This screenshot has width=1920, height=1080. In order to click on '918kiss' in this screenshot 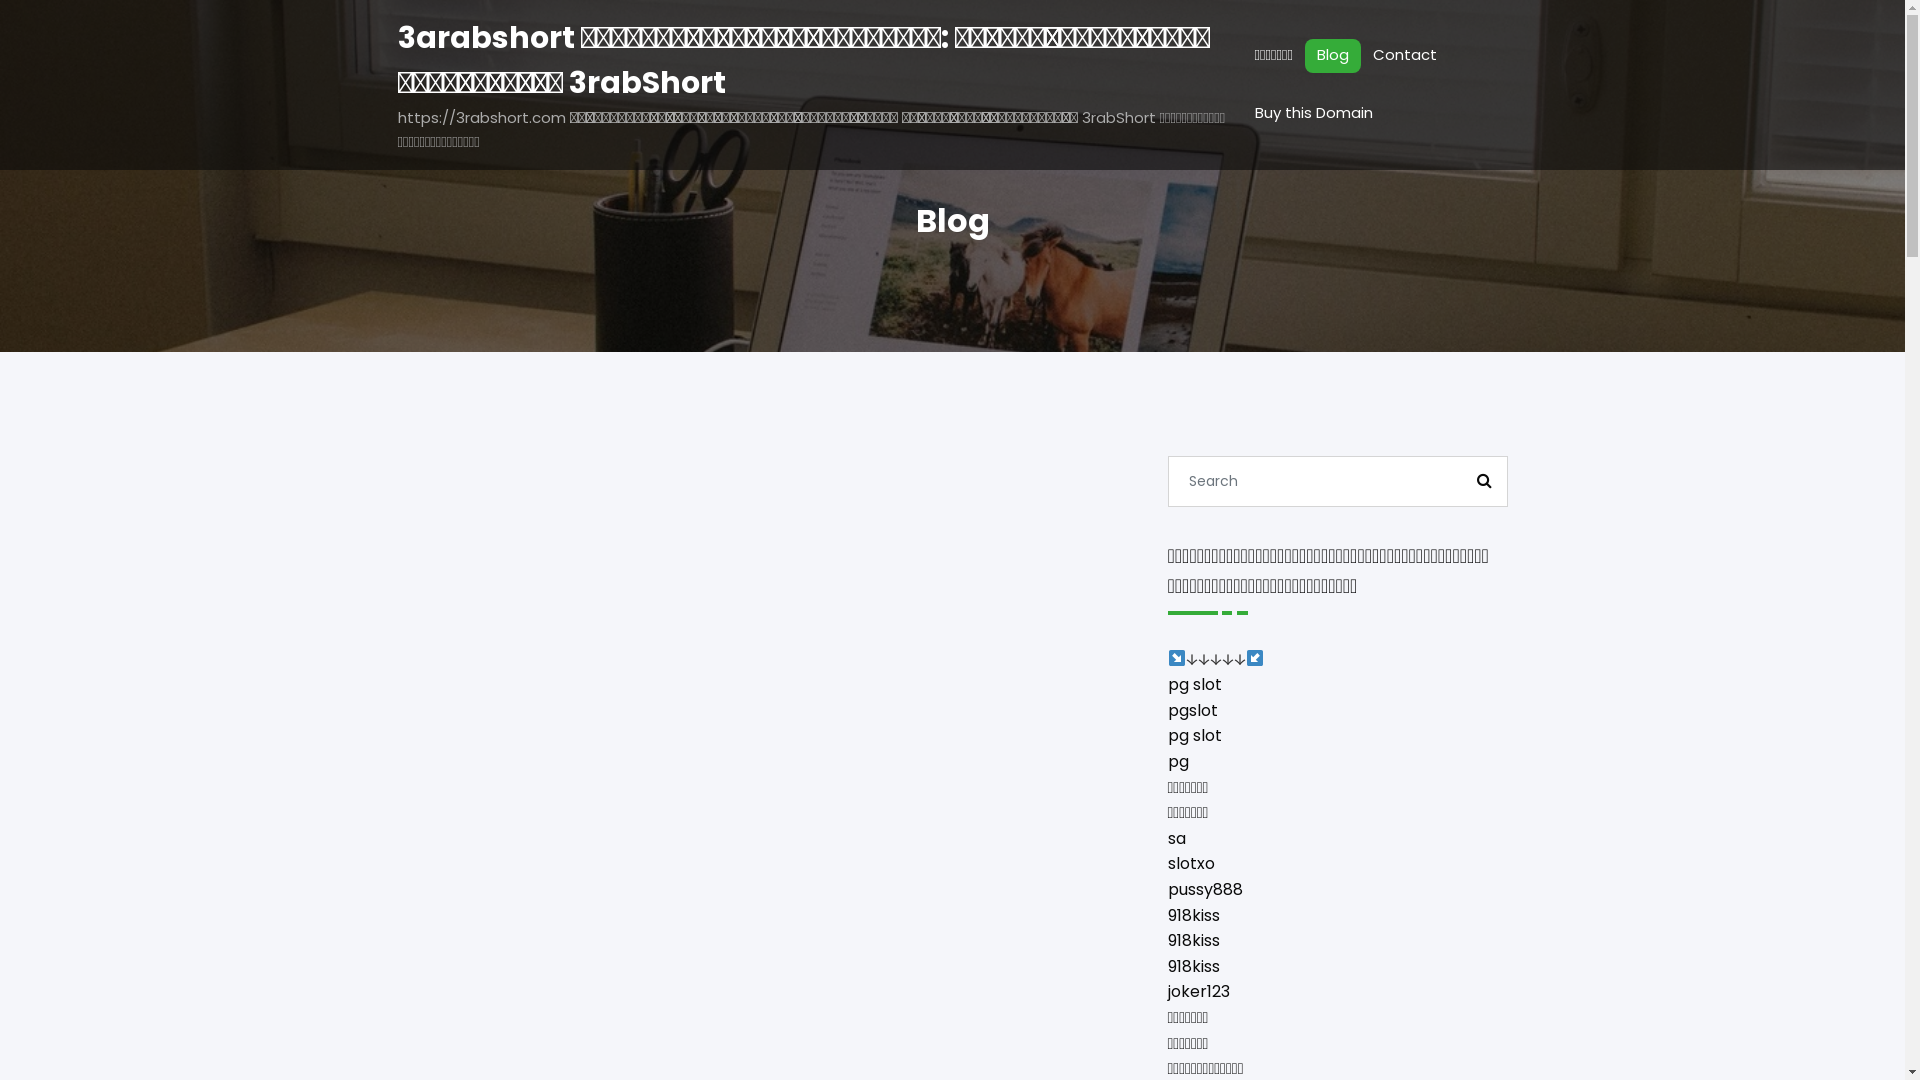, I will do `click(1194, 965)`.